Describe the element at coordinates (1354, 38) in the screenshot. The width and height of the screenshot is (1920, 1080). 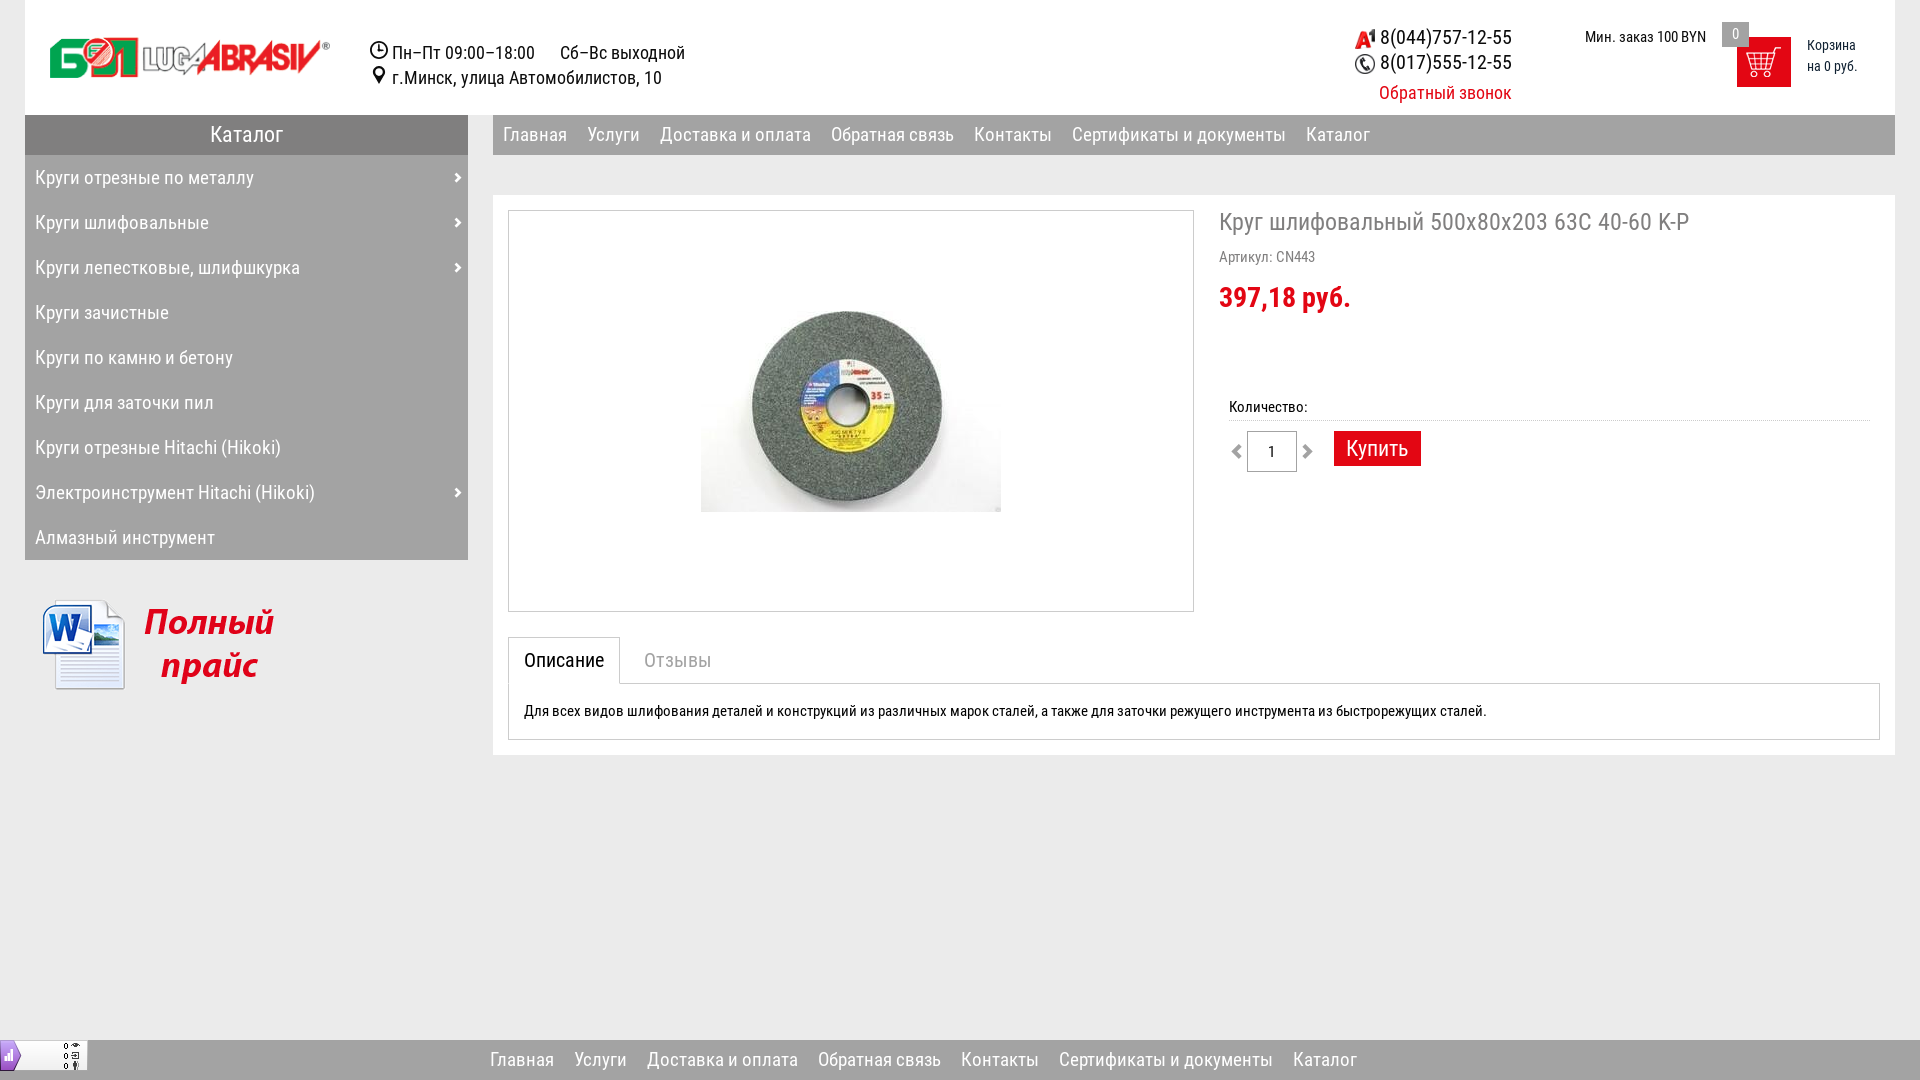
I see `'A1'` at that location.